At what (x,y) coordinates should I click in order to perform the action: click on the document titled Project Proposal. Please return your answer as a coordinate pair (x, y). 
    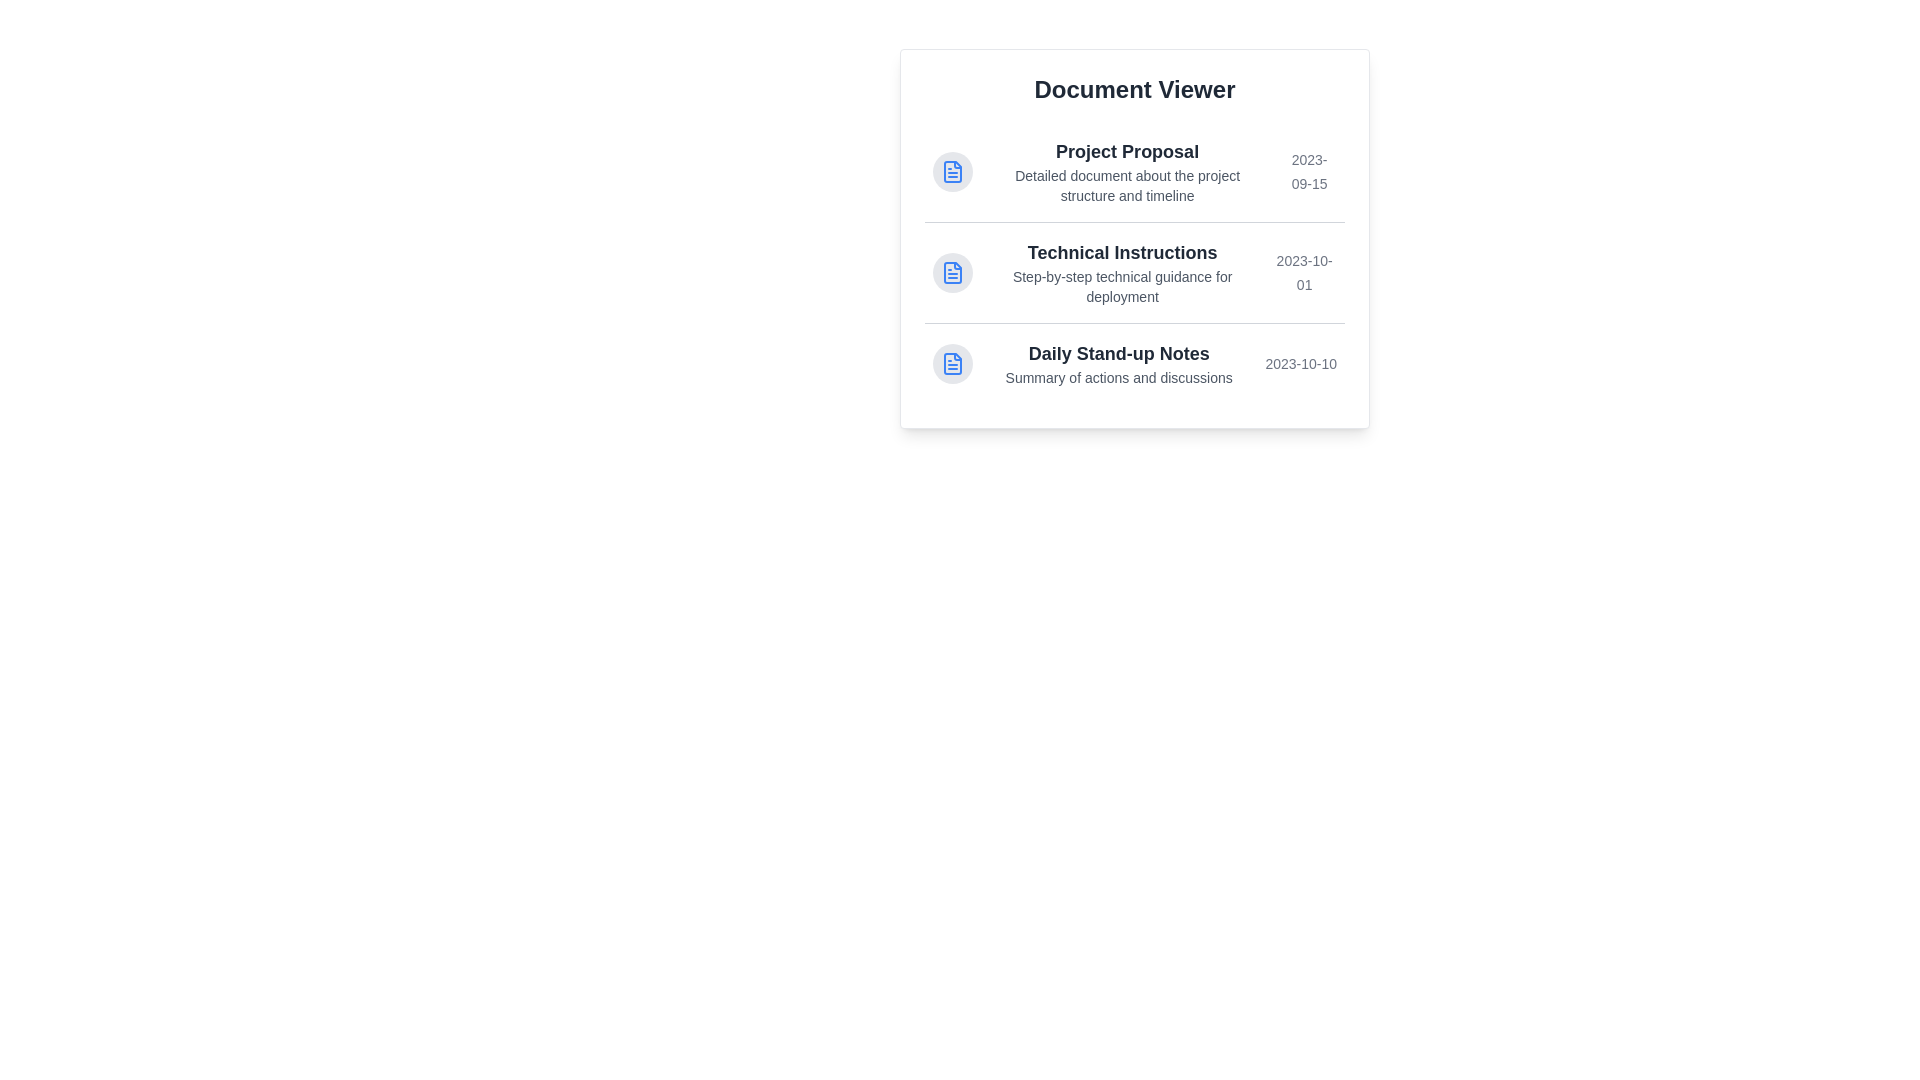
    Looking at the image, I should click on (1134, 171).